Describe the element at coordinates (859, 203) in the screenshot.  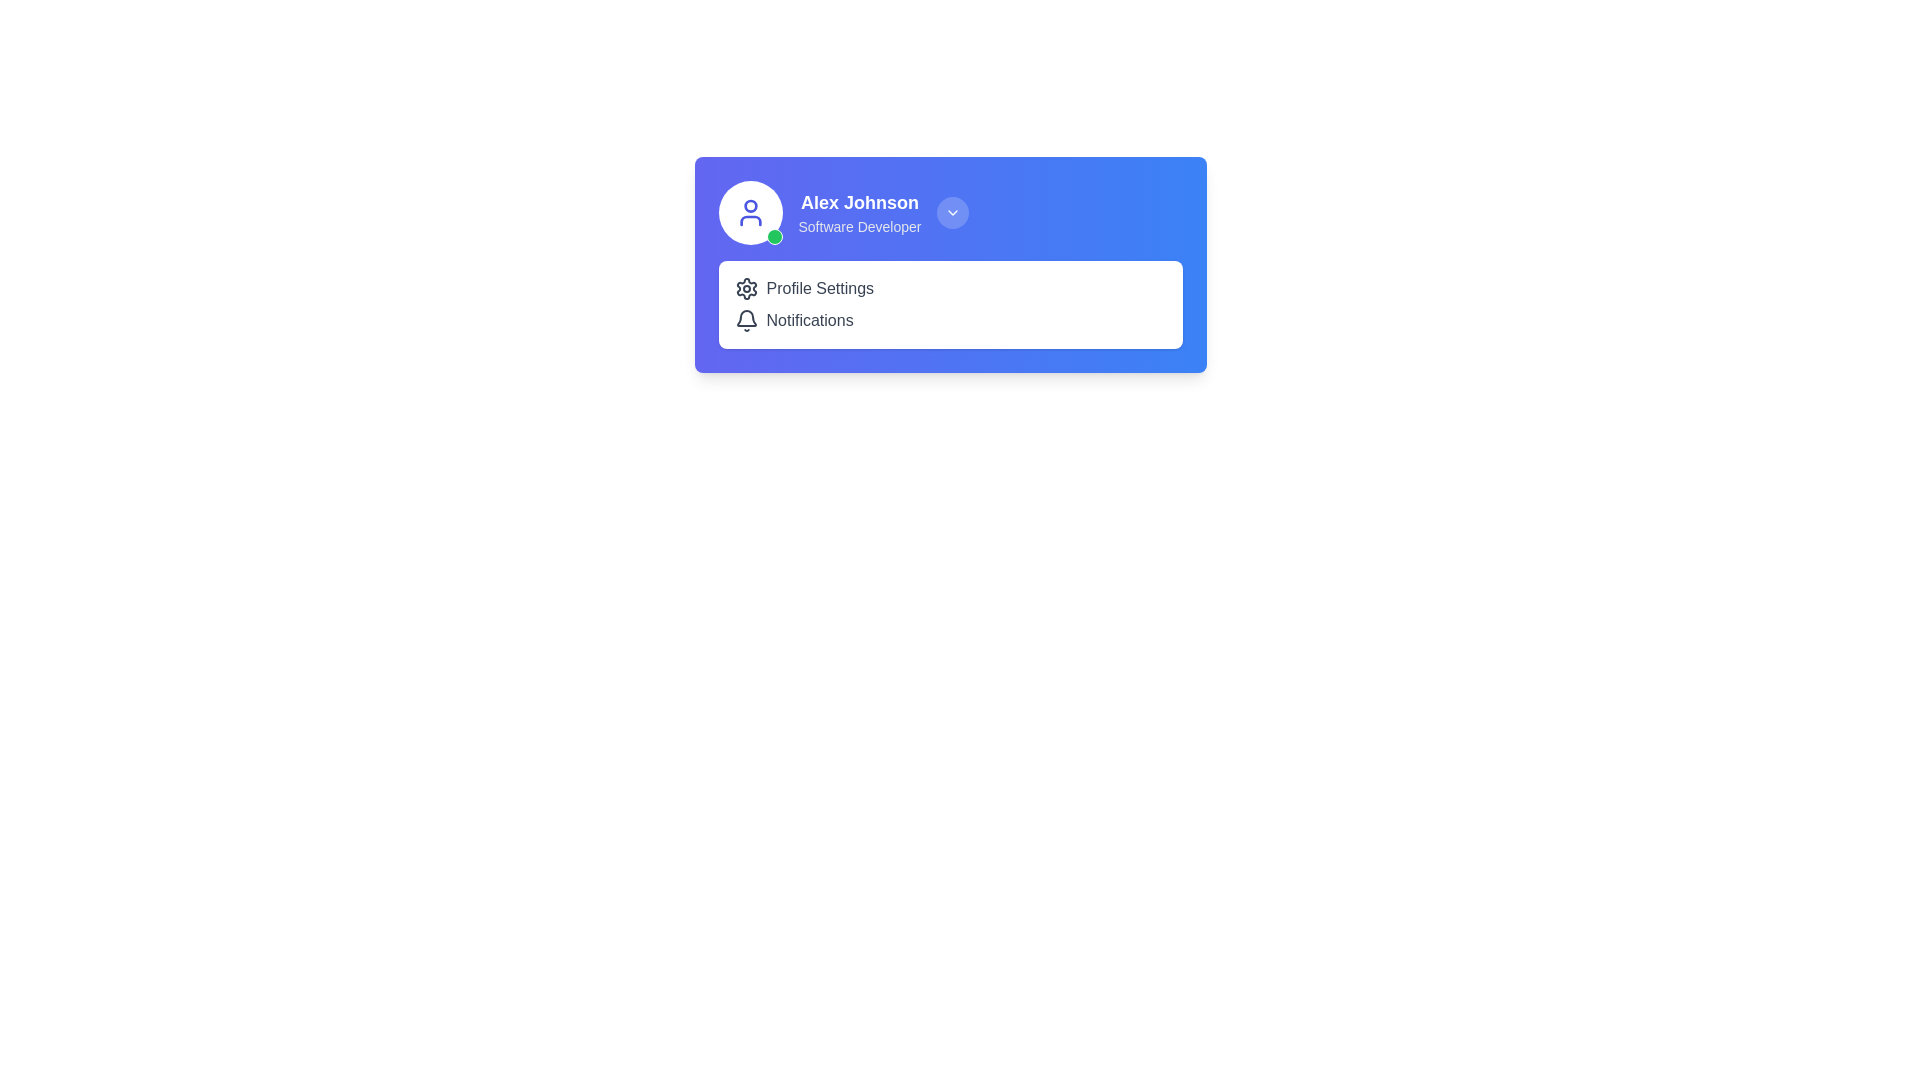
I see `the user name text label in the profile section, located in the upper portion of the interface, adjacent to the avatar image` at that location.